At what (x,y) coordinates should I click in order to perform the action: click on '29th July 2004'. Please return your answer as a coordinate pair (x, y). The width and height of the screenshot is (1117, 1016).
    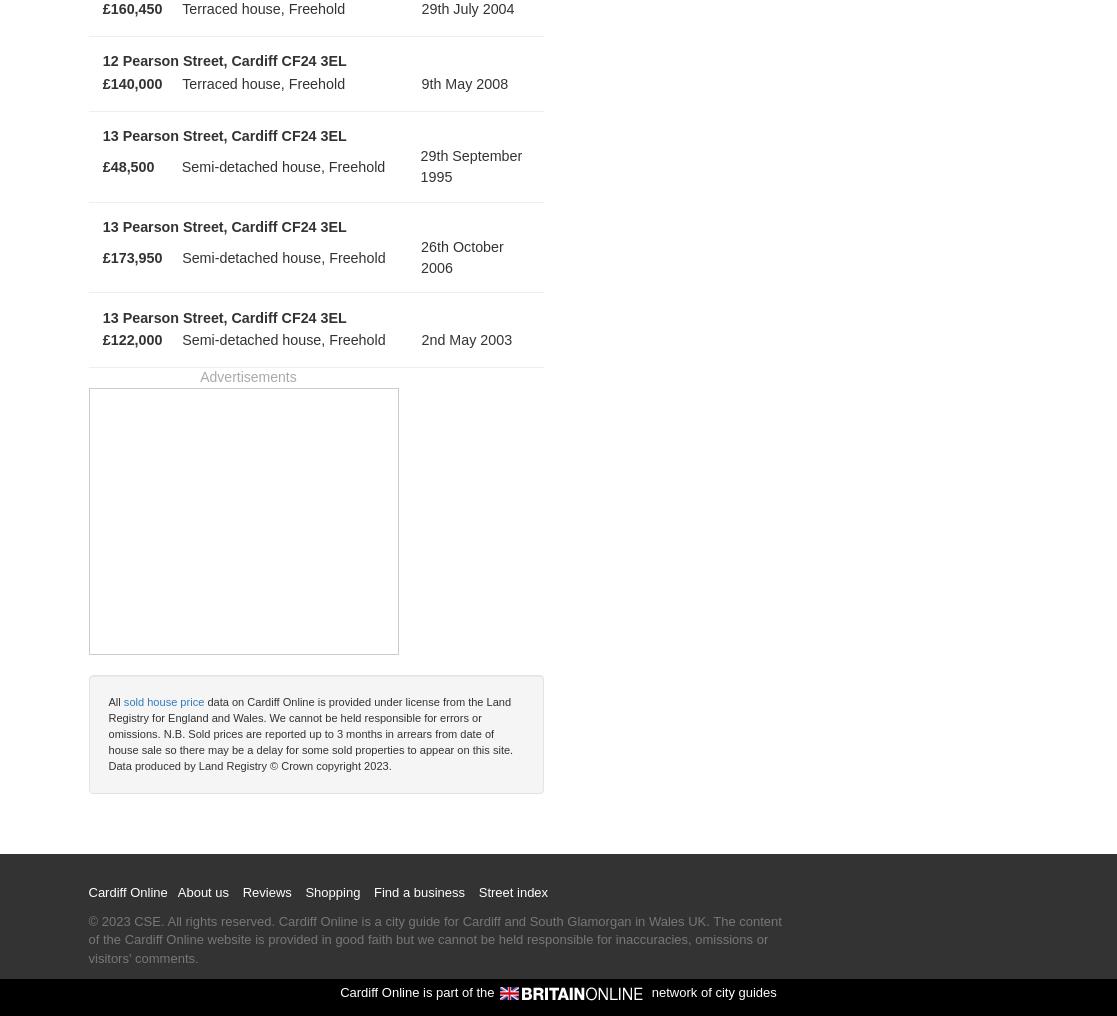
    Looking at the image, I should click on (467, 7).